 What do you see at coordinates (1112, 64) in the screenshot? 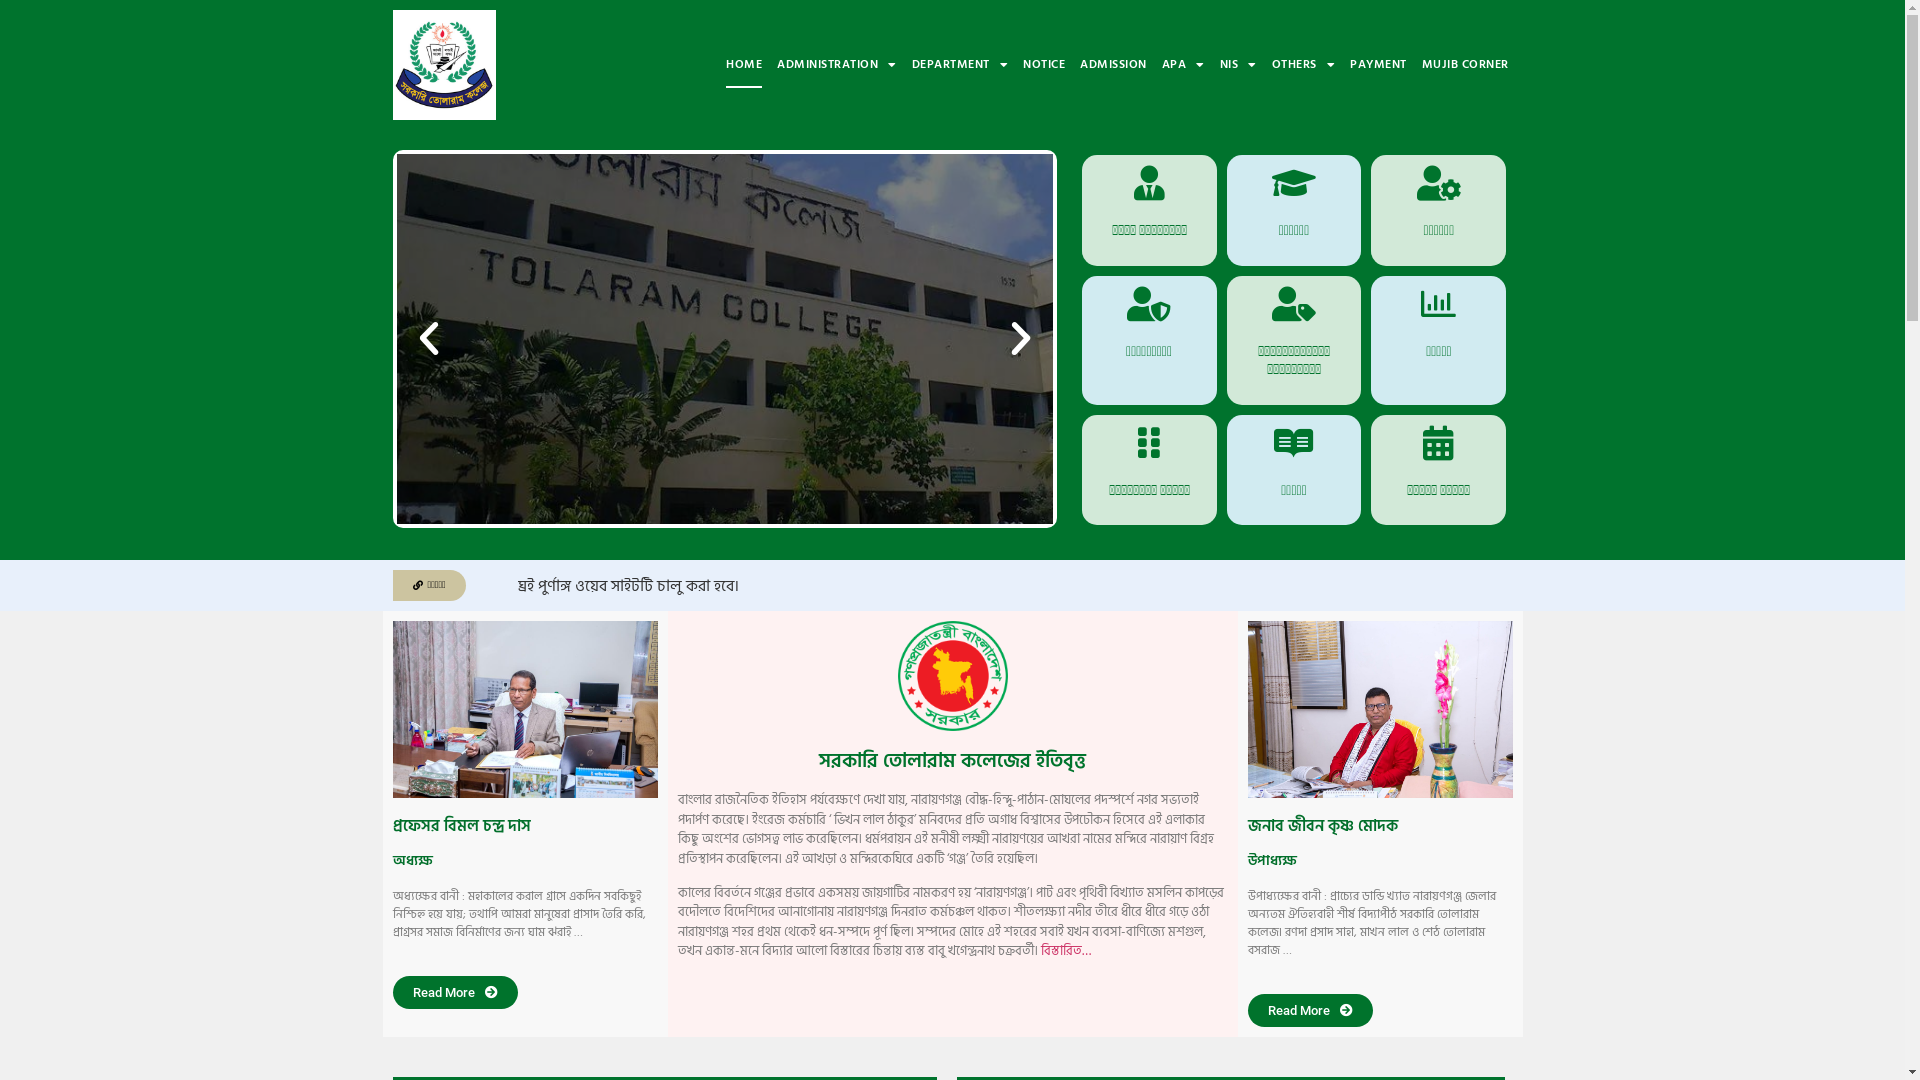
I see `'ADMISSION'` at bounding box center [1112, 64].